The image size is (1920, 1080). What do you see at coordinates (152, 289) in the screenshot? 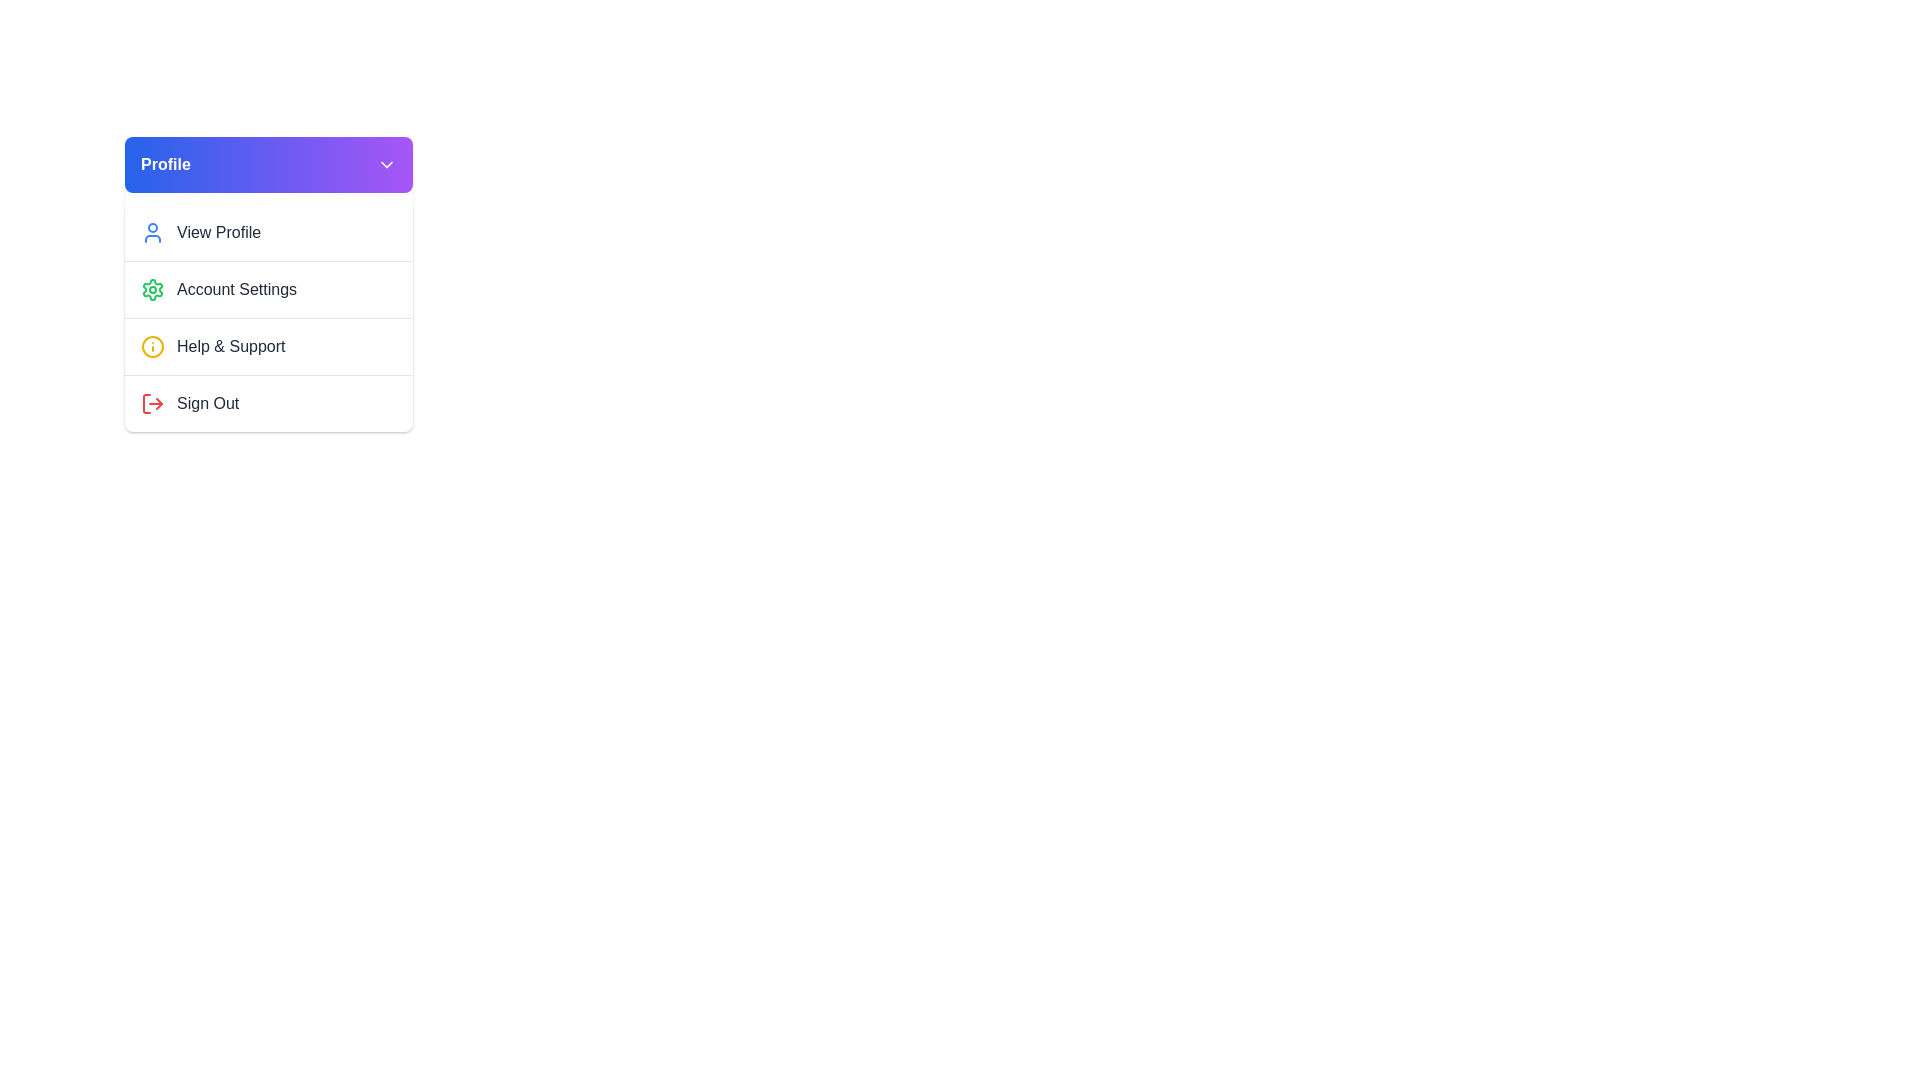
I see `the gear/settings icon located in the 'Account Settings' menu under the 'Profile' heading` at bounding box center [152, 289].